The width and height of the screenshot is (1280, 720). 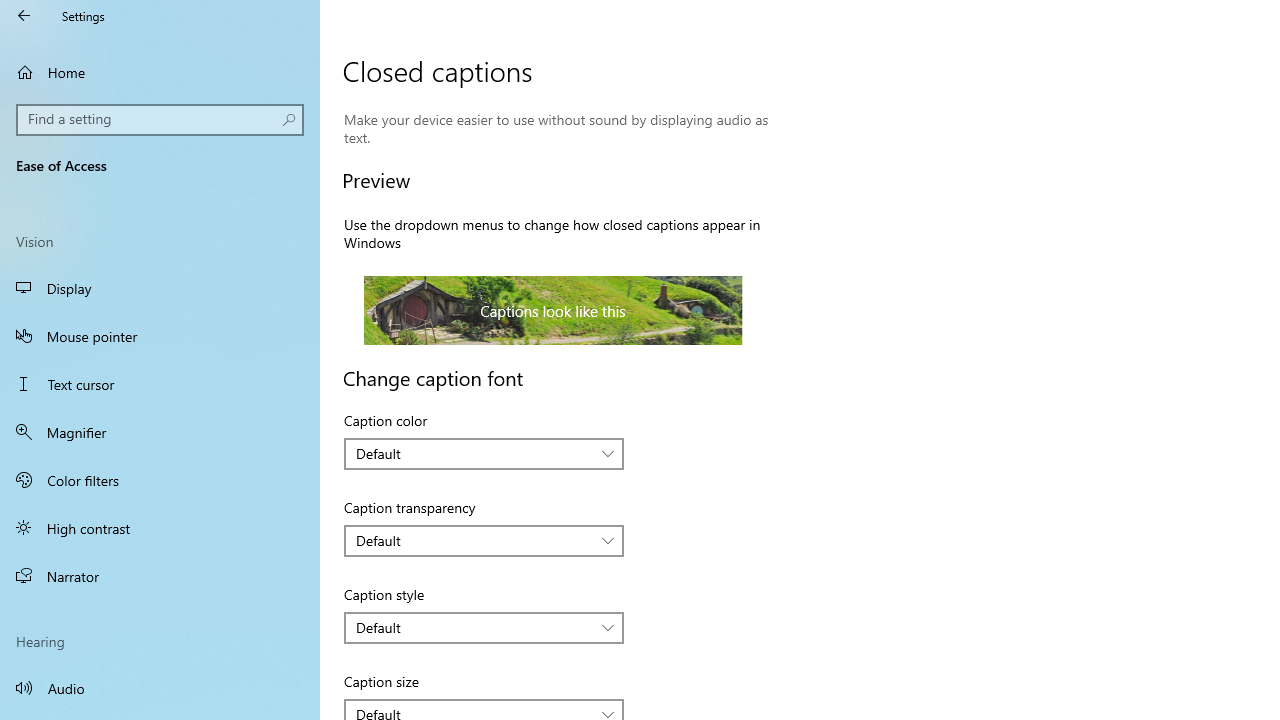 I want to click on 'Mouse pointer', so click(x=160, y=334).